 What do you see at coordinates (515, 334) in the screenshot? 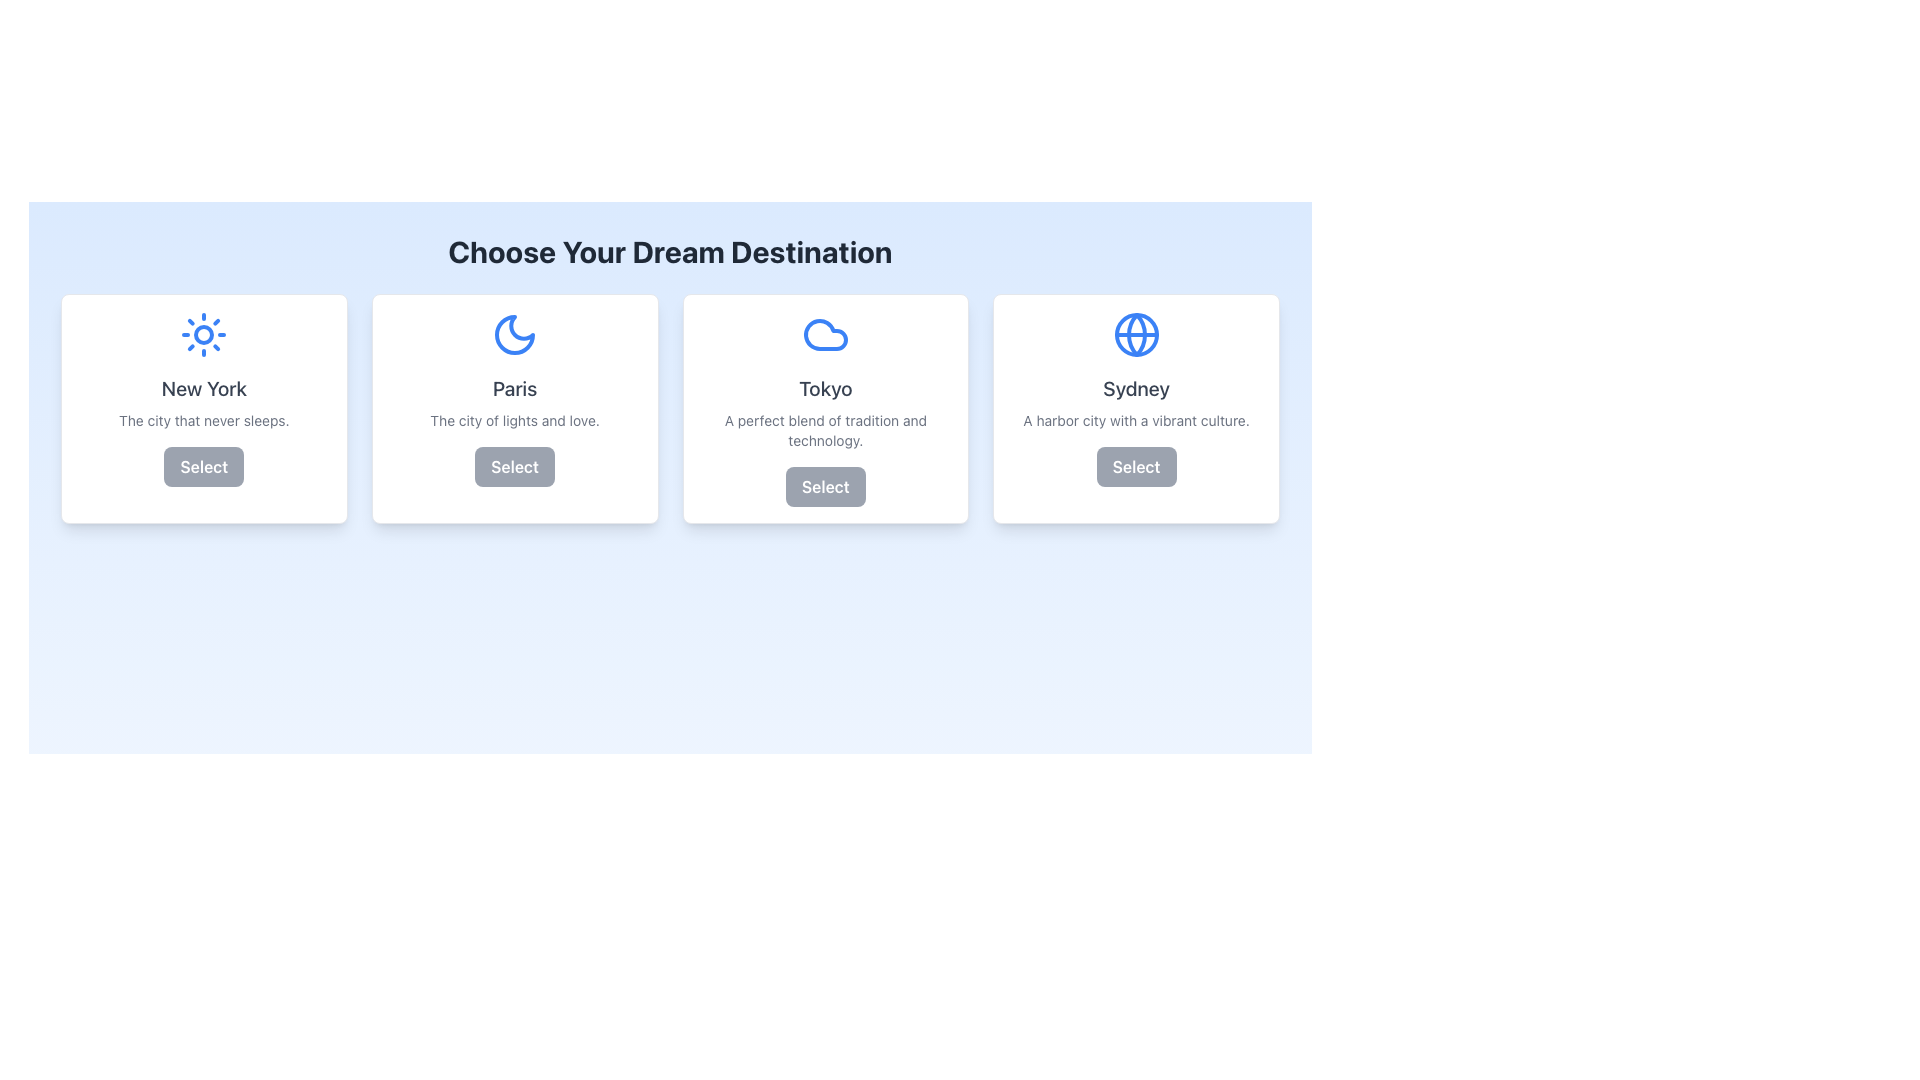
I see `the crescent moon icon with a smooth blue fill located on the second card labeled 'Paris' in a grid layout` at bounding box center [515, 334].